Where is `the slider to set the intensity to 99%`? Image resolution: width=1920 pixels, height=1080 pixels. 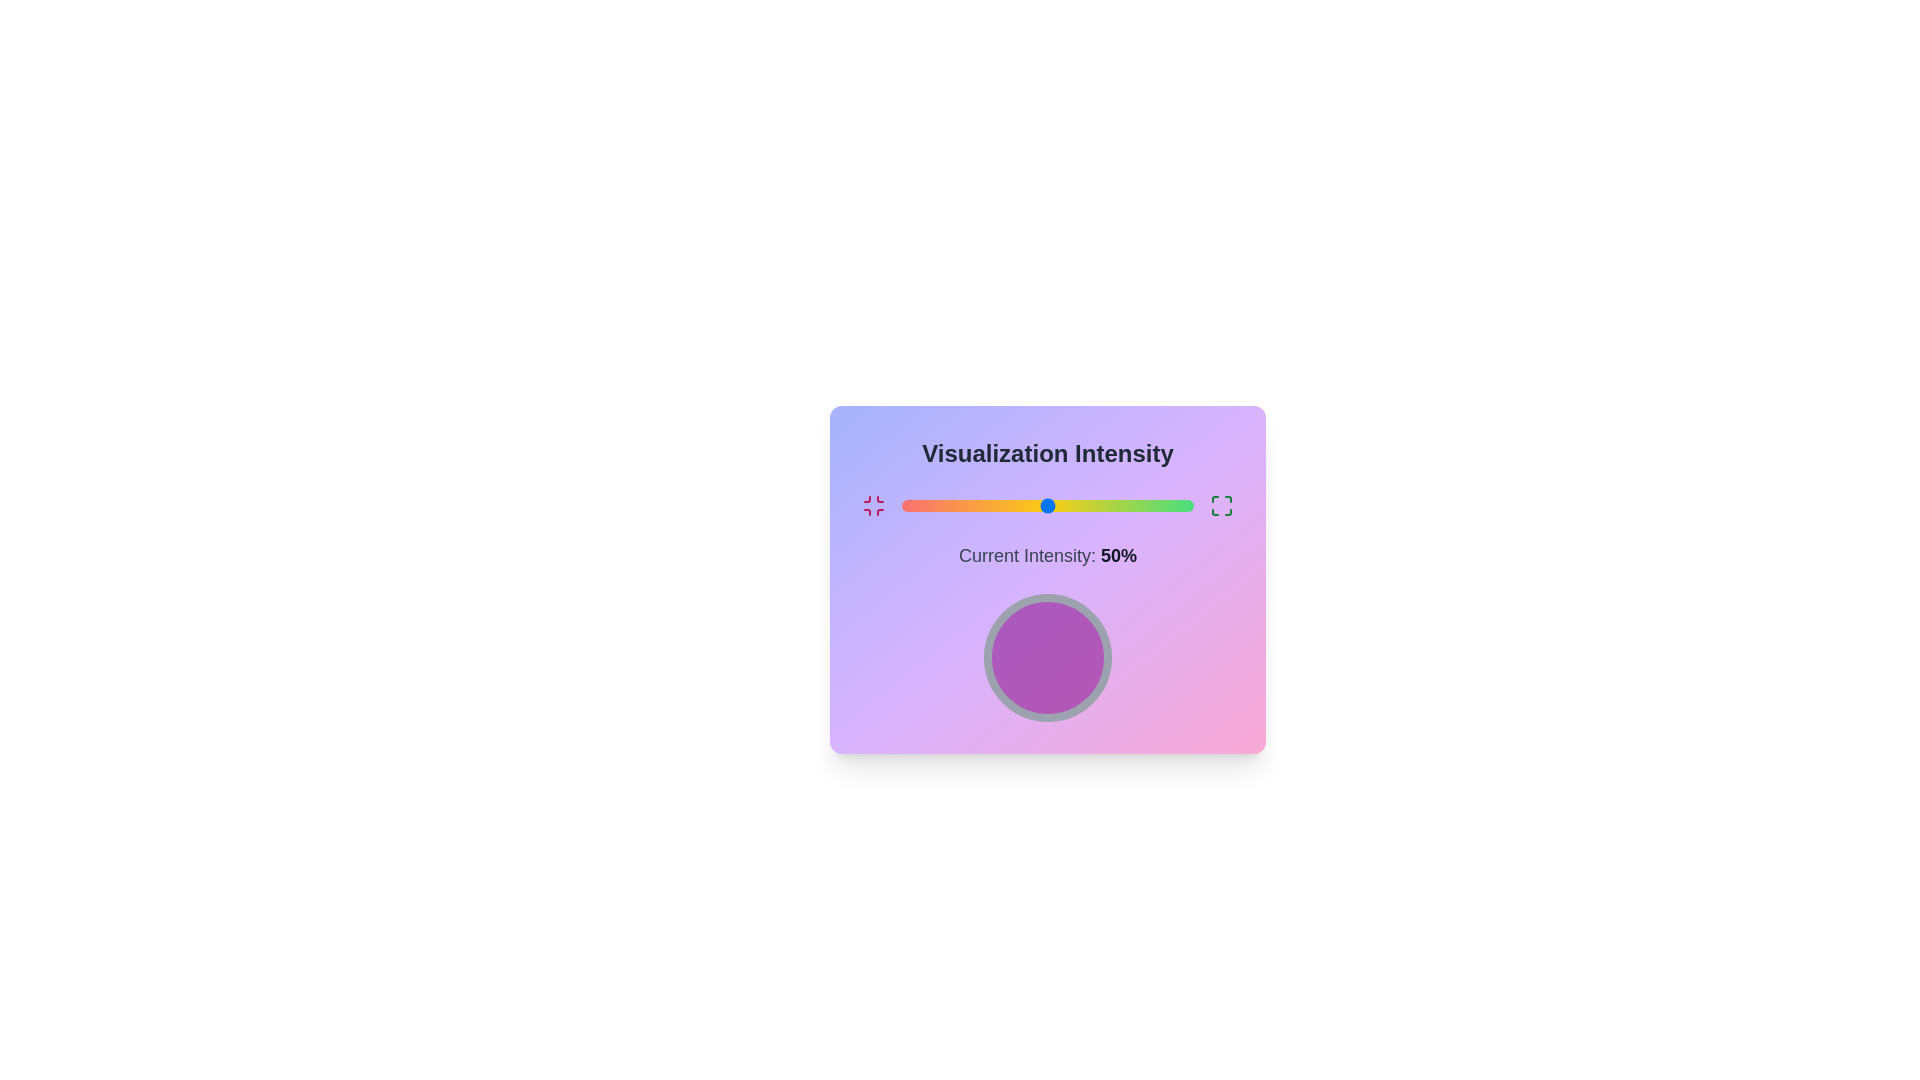 the slider to set the intensity to 99% is located at coordinates (1191, 504).